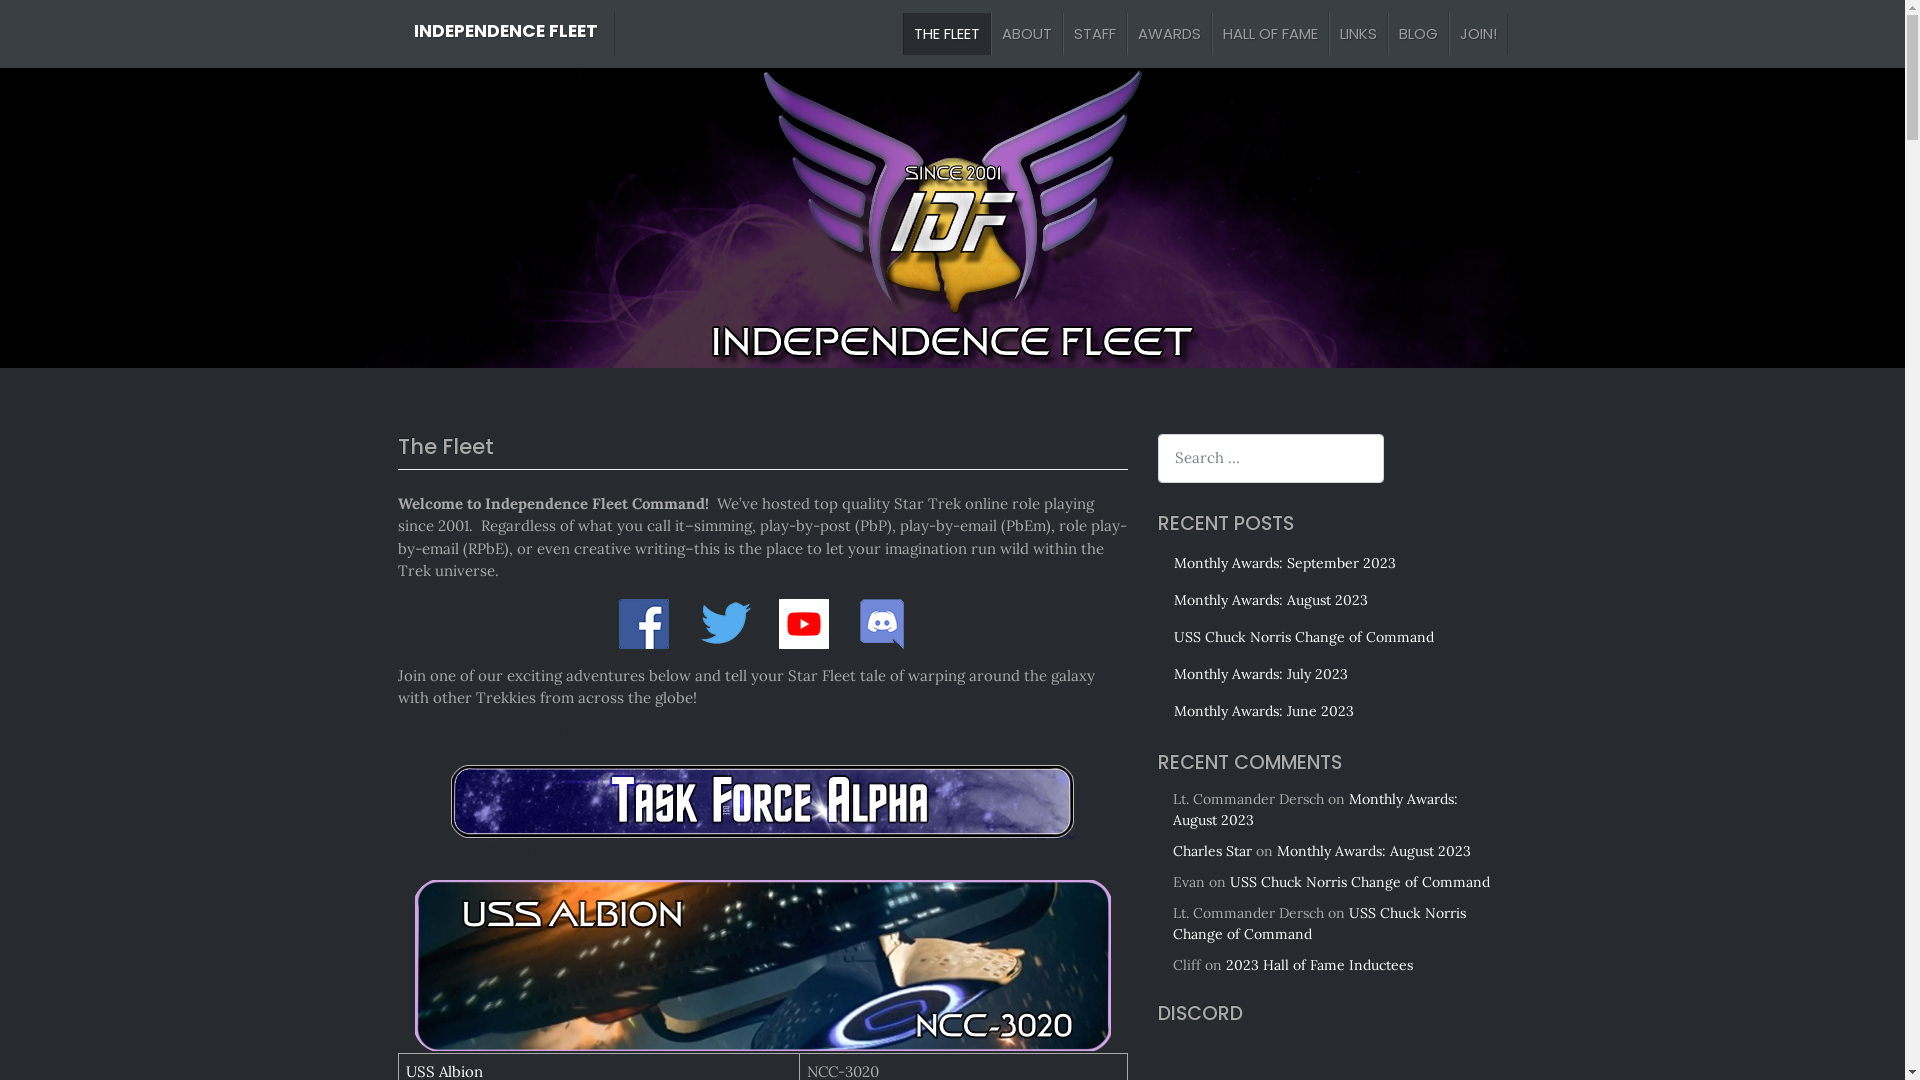 Image resolution: width=1920 pixels, height=1080 pixels. What do you see at coordinates (1270, 458) in the screenshot?
I see `'Search for:'` at bounding box center [1270, 458].